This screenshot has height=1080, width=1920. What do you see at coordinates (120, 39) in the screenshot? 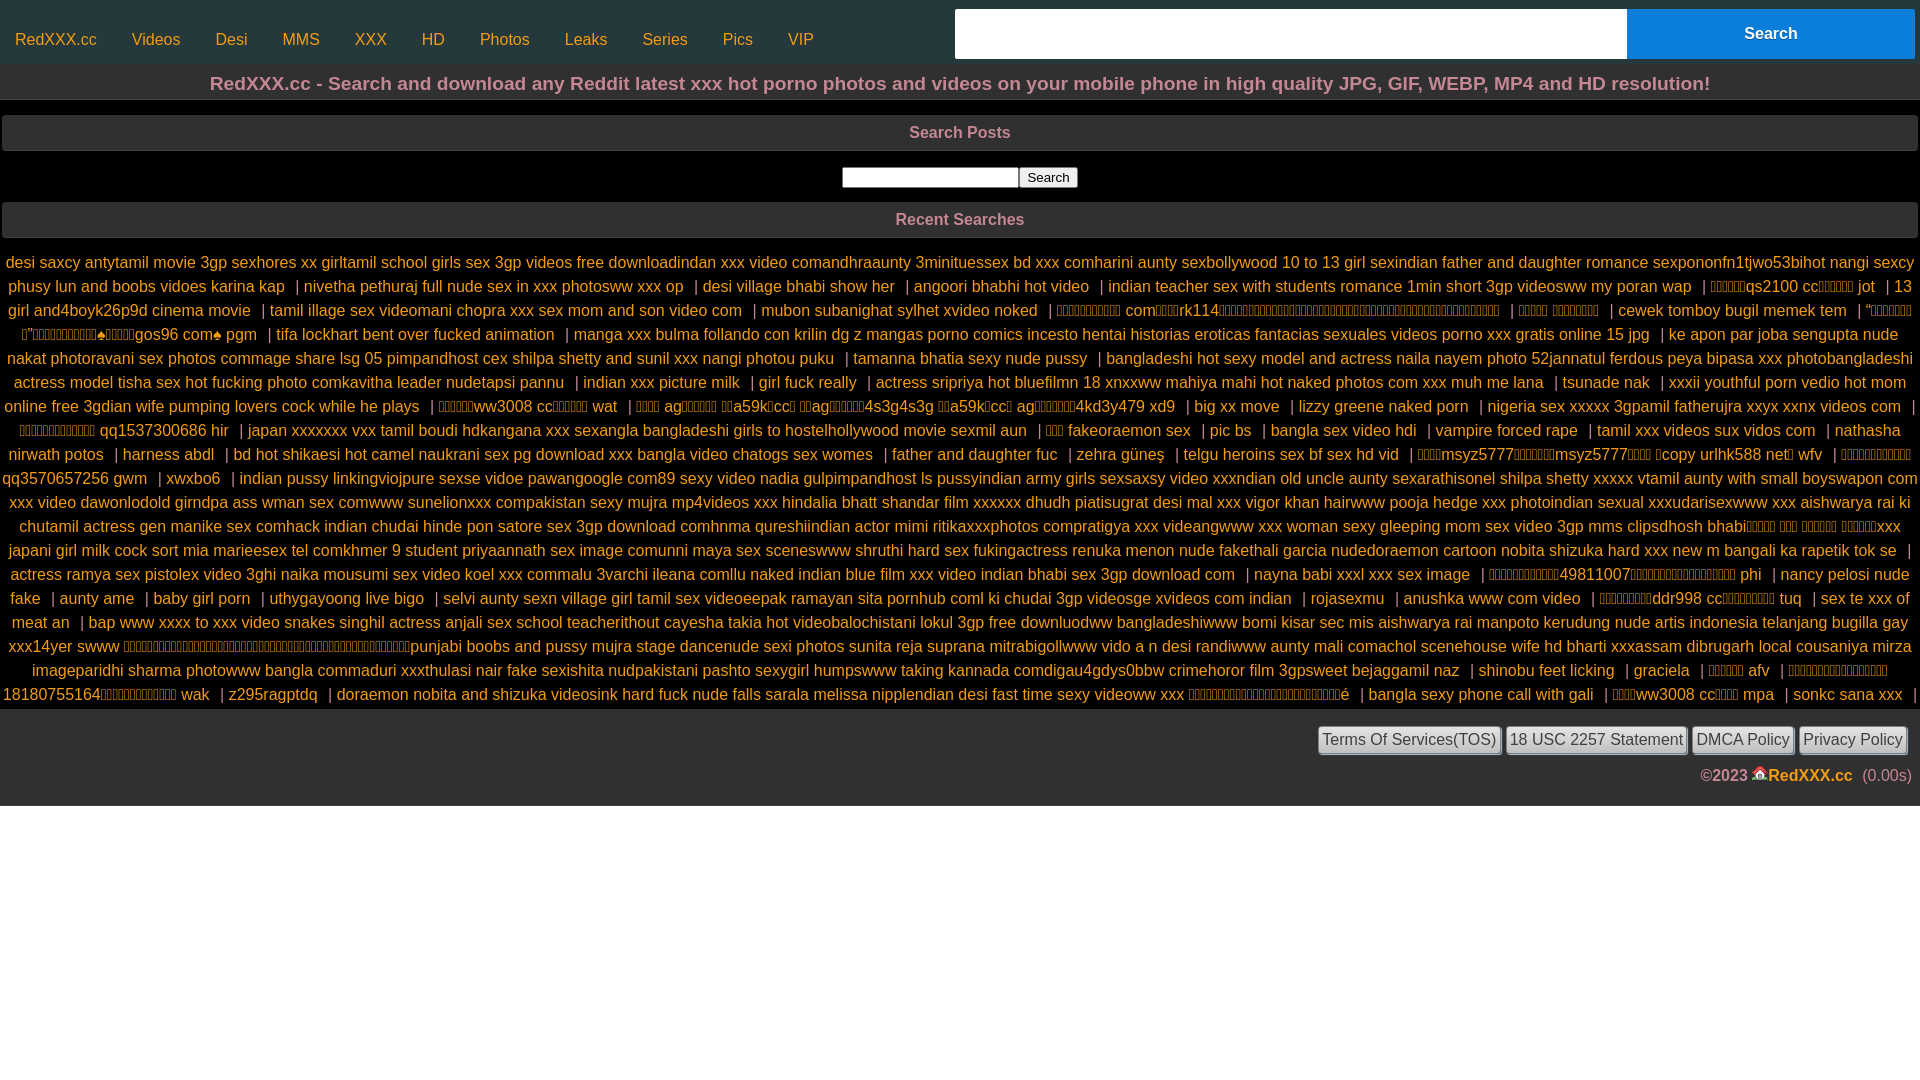
I see `'Videos'` at bounding box center [120, 39].